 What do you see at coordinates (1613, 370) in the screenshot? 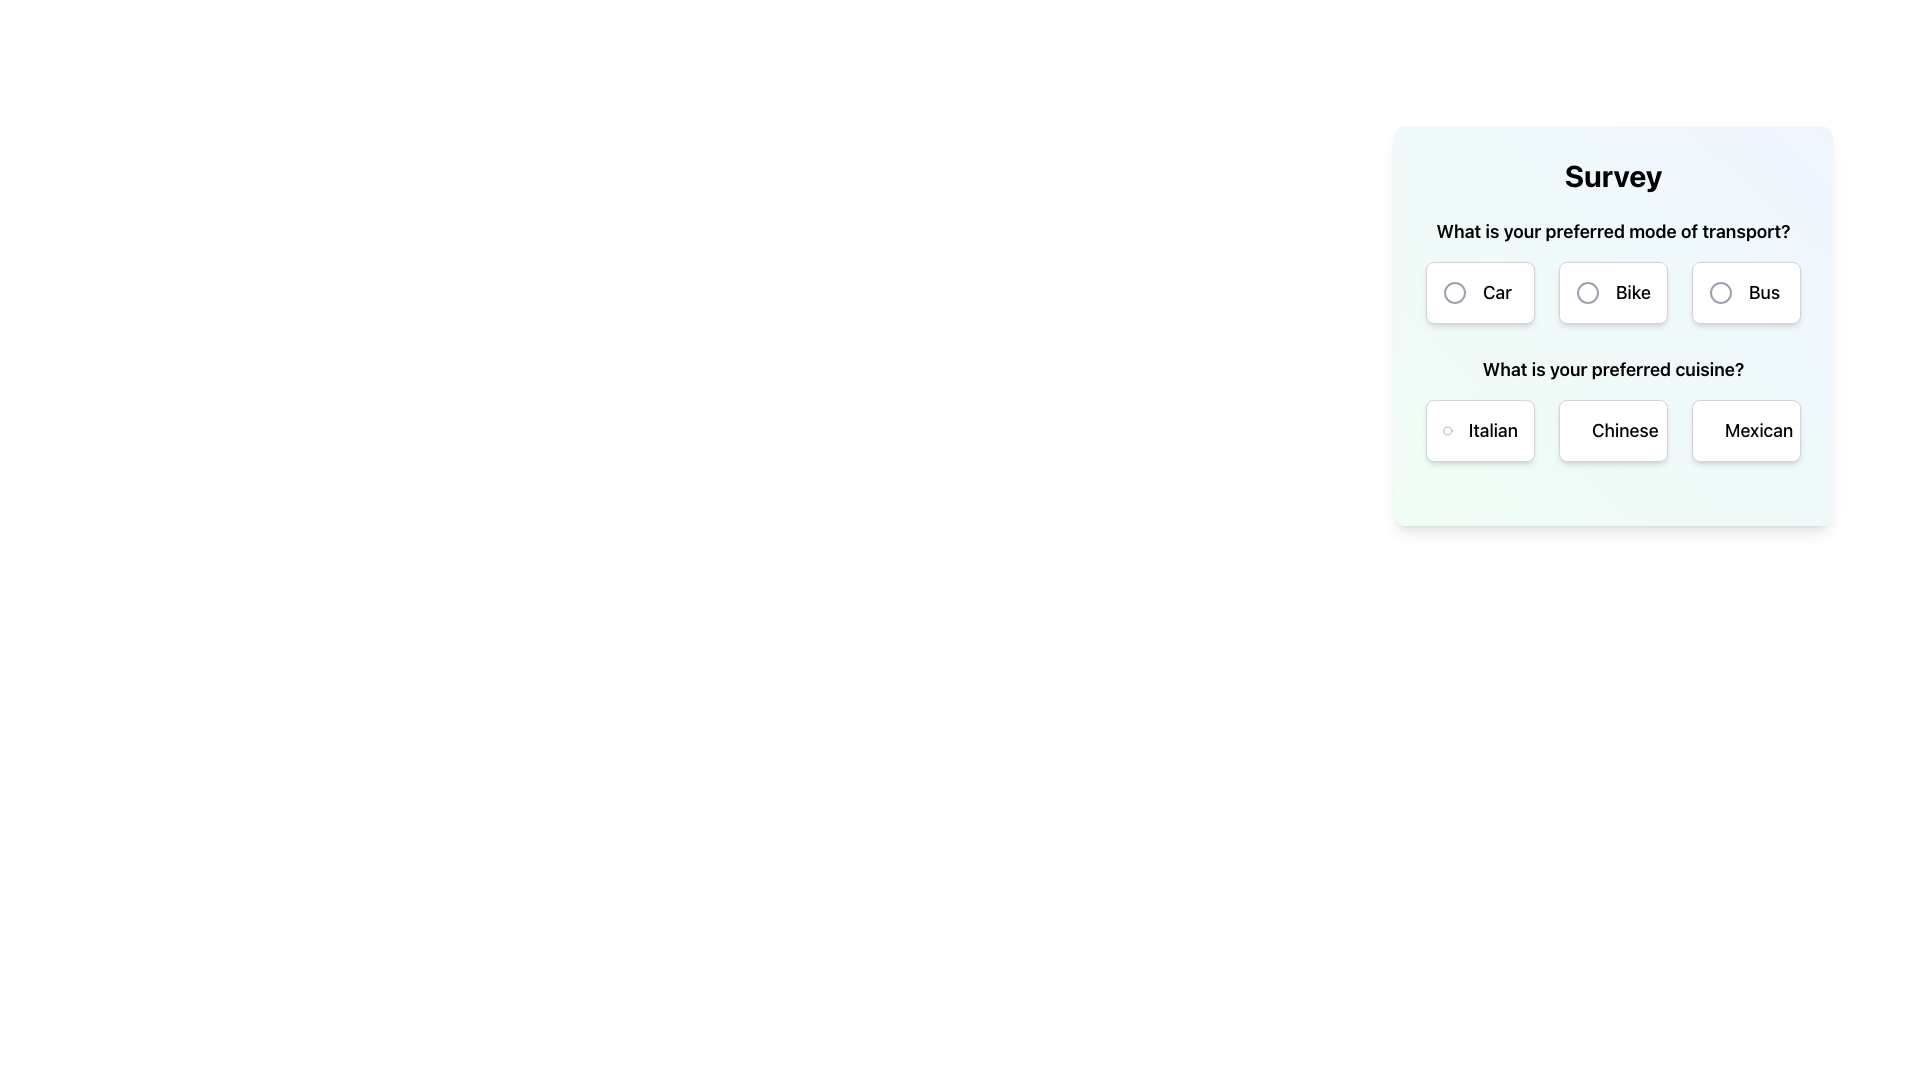
I see `the Text Label that serves as a question prompt for user input, located centrally above the three cuisine options` at bounding box center [1613, 370].